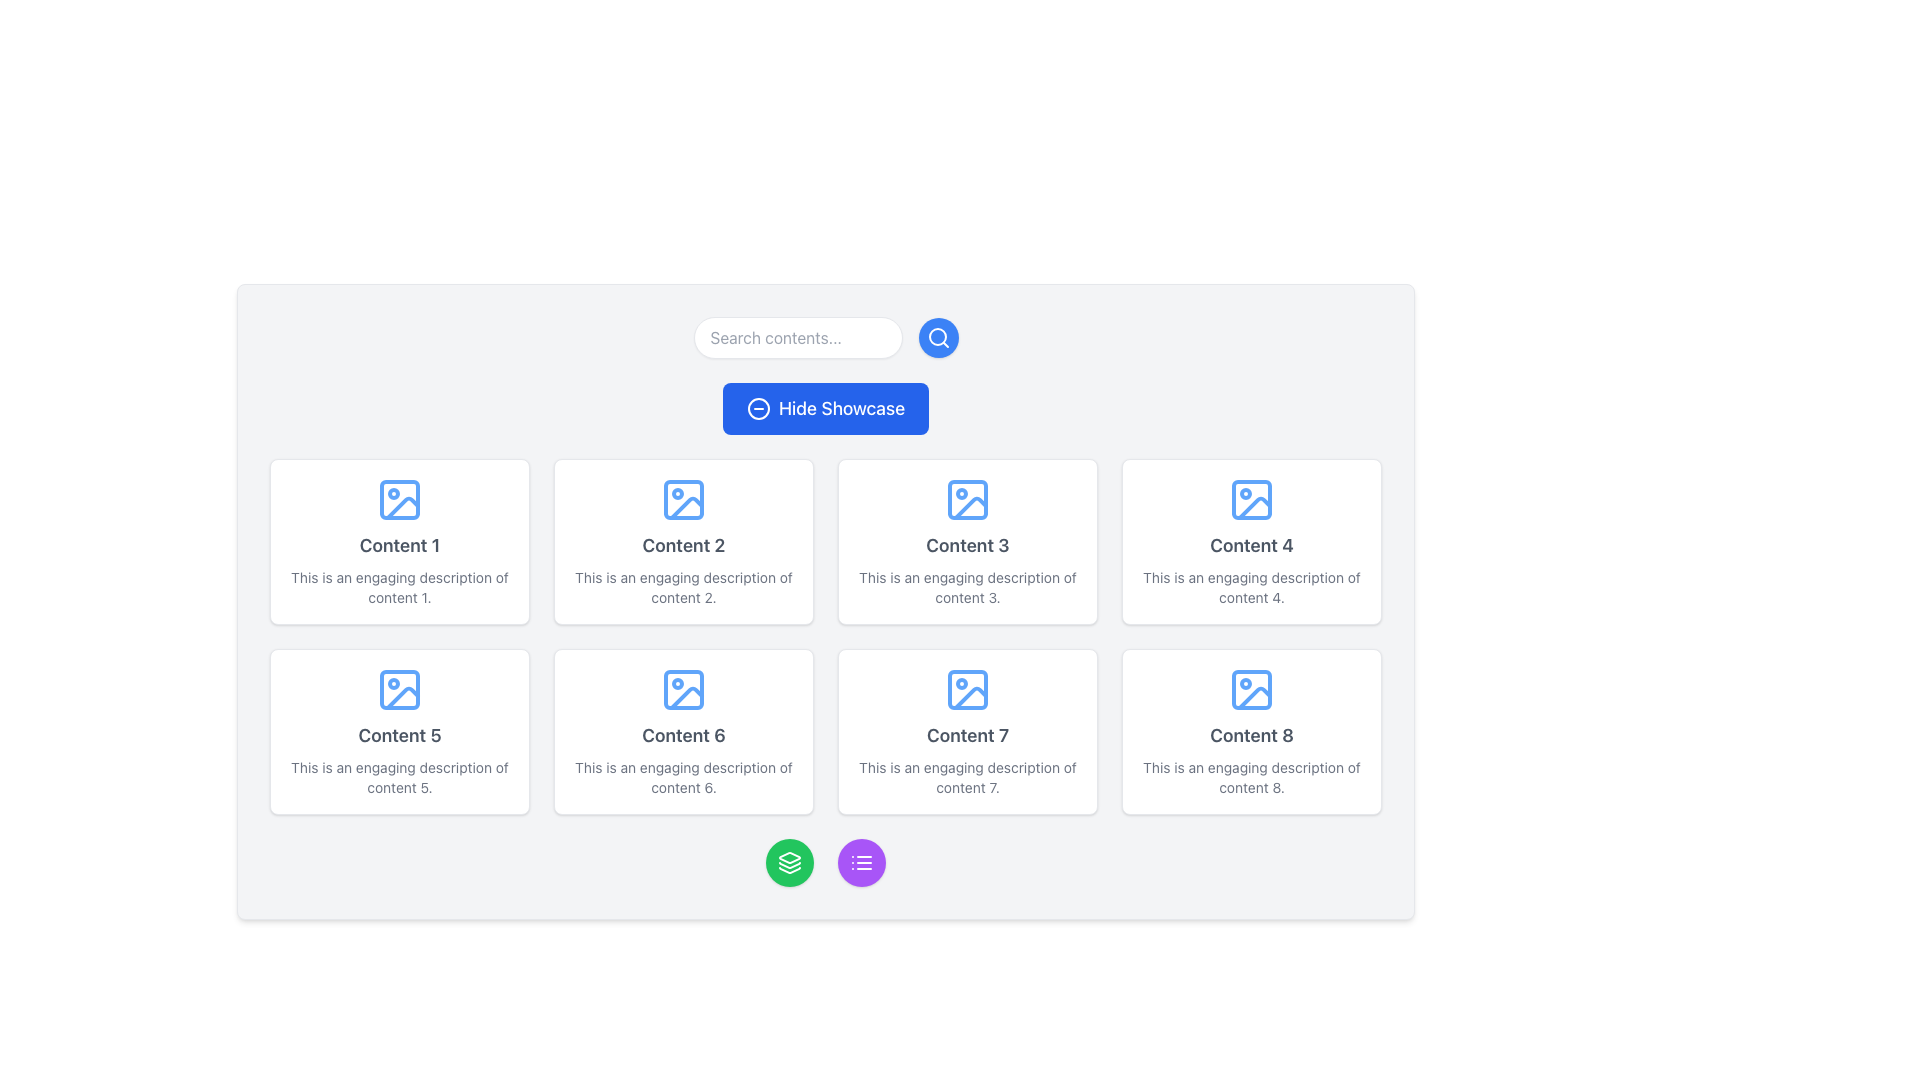 This screenshot has height=1080, width=1920. Describe the element at coordinates (796, 337) in the screenshot. I see `the search input field with rounded corners that has the placeholder text 'Search contents...'` at that location.